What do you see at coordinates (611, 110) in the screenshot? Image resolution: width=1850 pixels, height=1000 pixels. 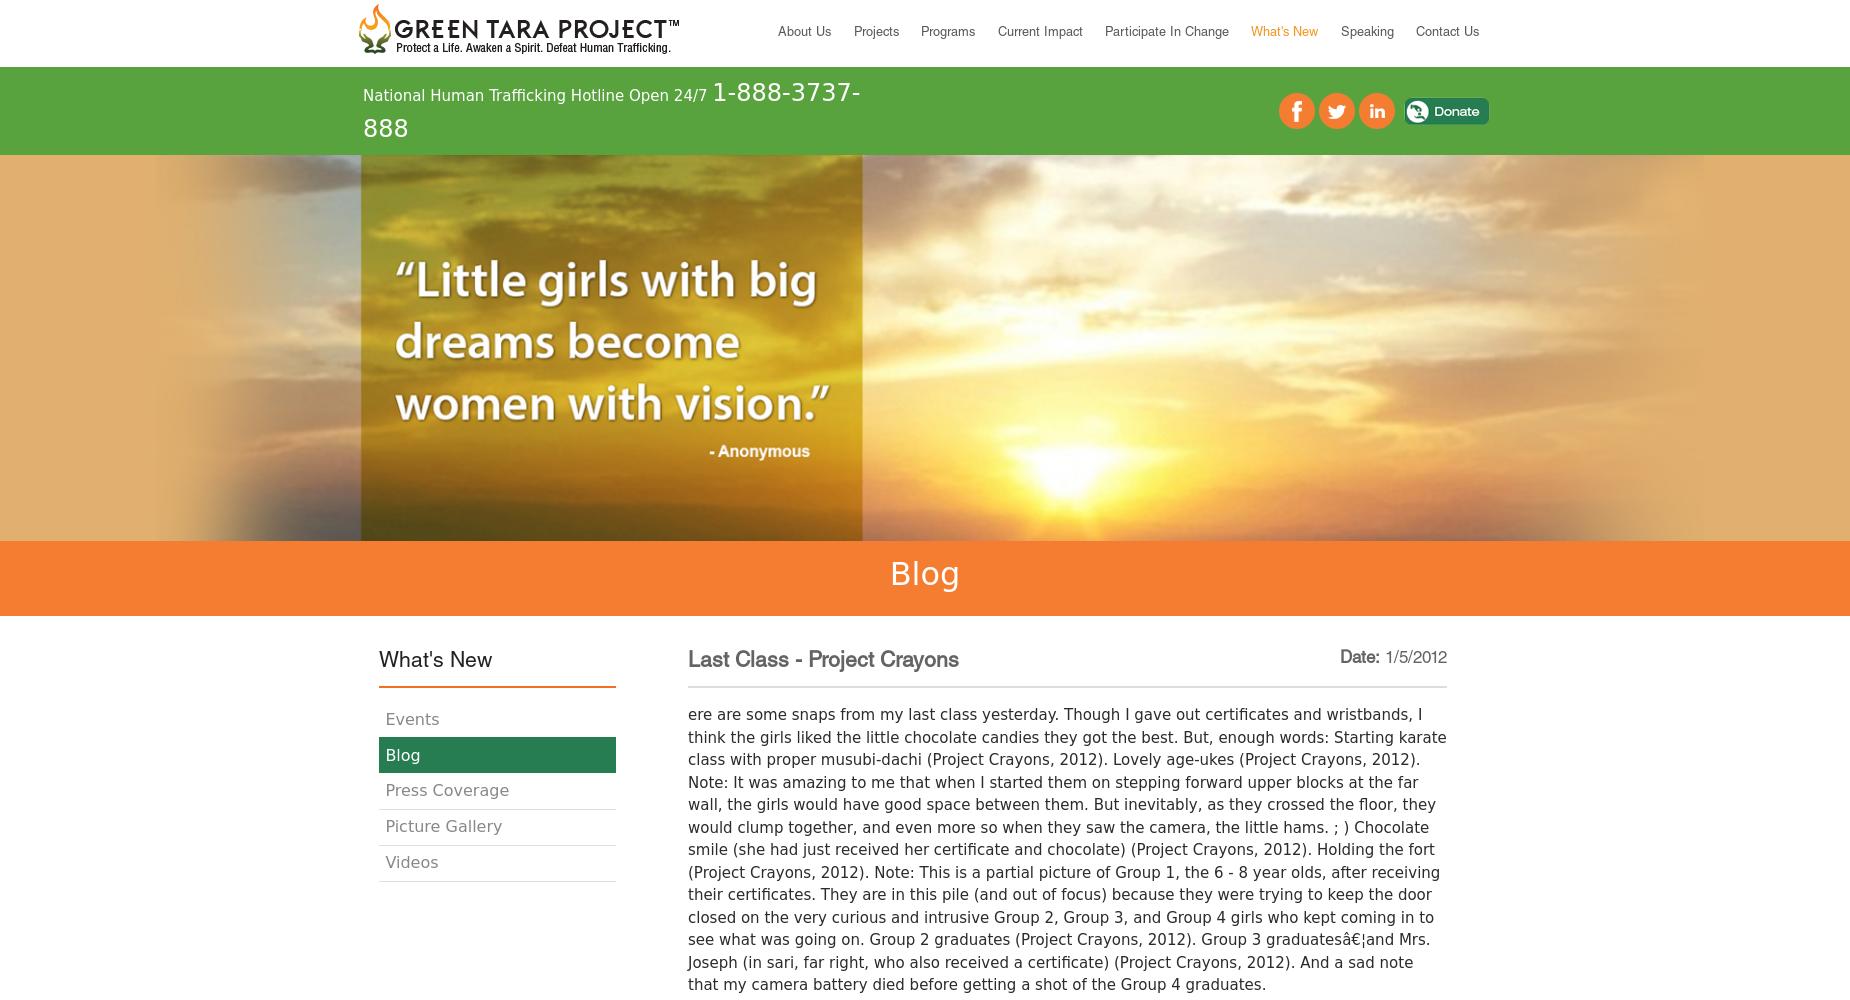 I see `'1-888-3737-888'` at bounding box center [611, 110].